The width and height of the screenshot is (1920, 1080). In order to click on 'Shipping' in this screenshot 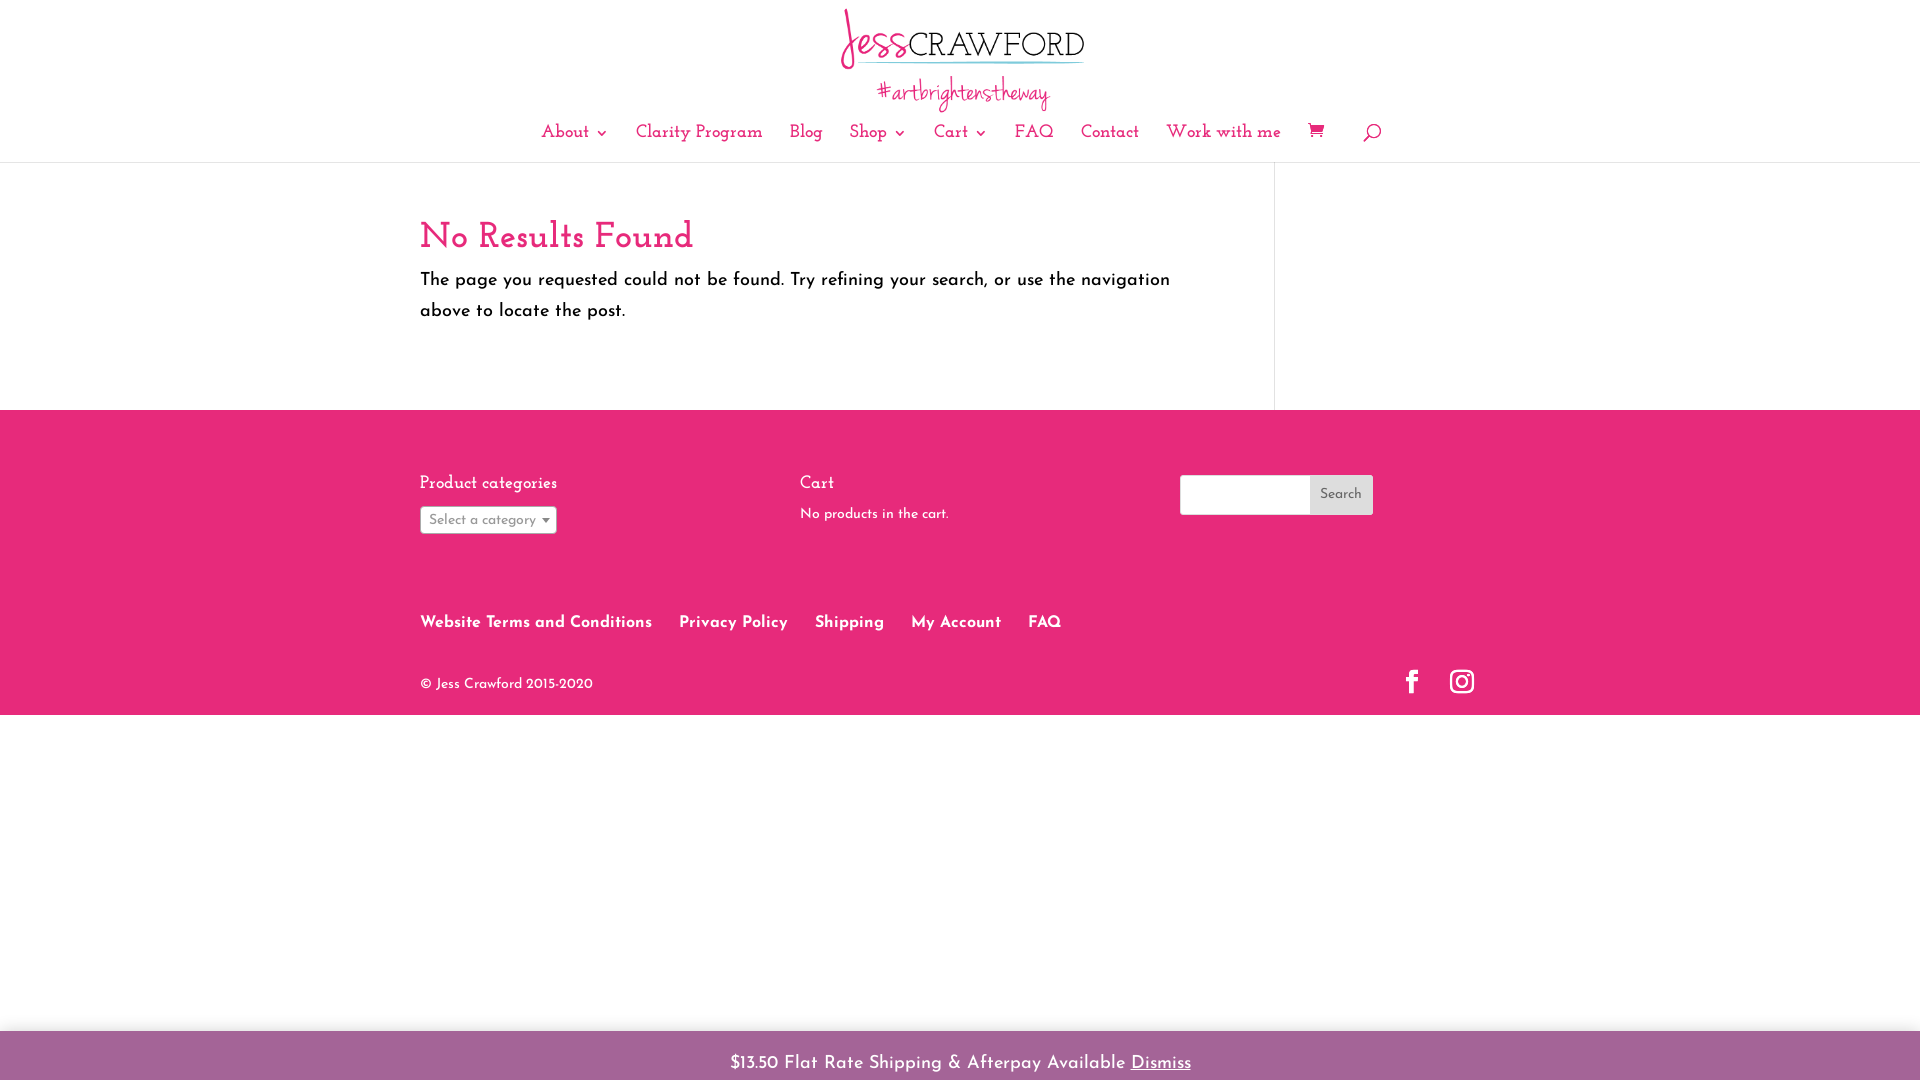, I will do `click(849, 622)`.